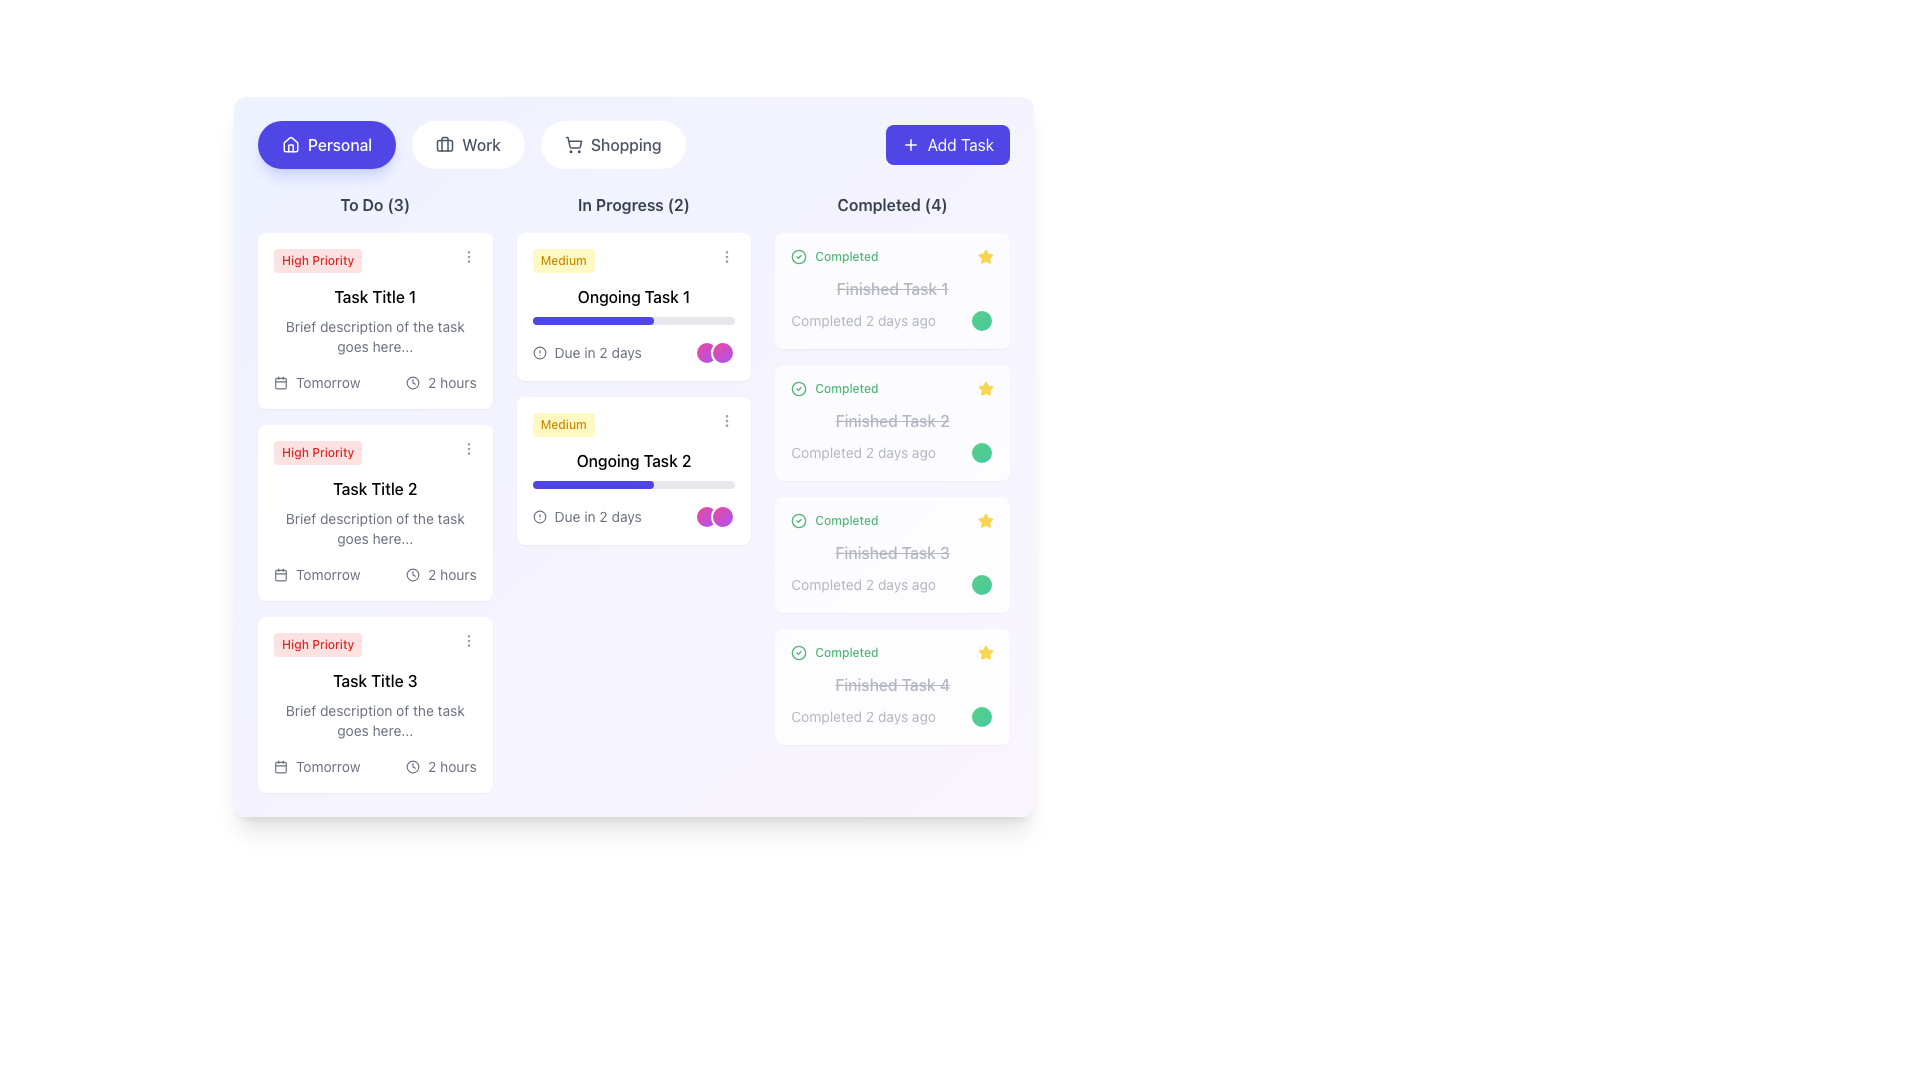 The height and width of the screenshot is (1080, 1920). Describe the element at coordinates (798, 389) in the screenshot. I see `the circular vector graphic element with a hollow center in the 'Completed' task column associated with 'Finished Task 2' to associate its state with the related task card` at that location.